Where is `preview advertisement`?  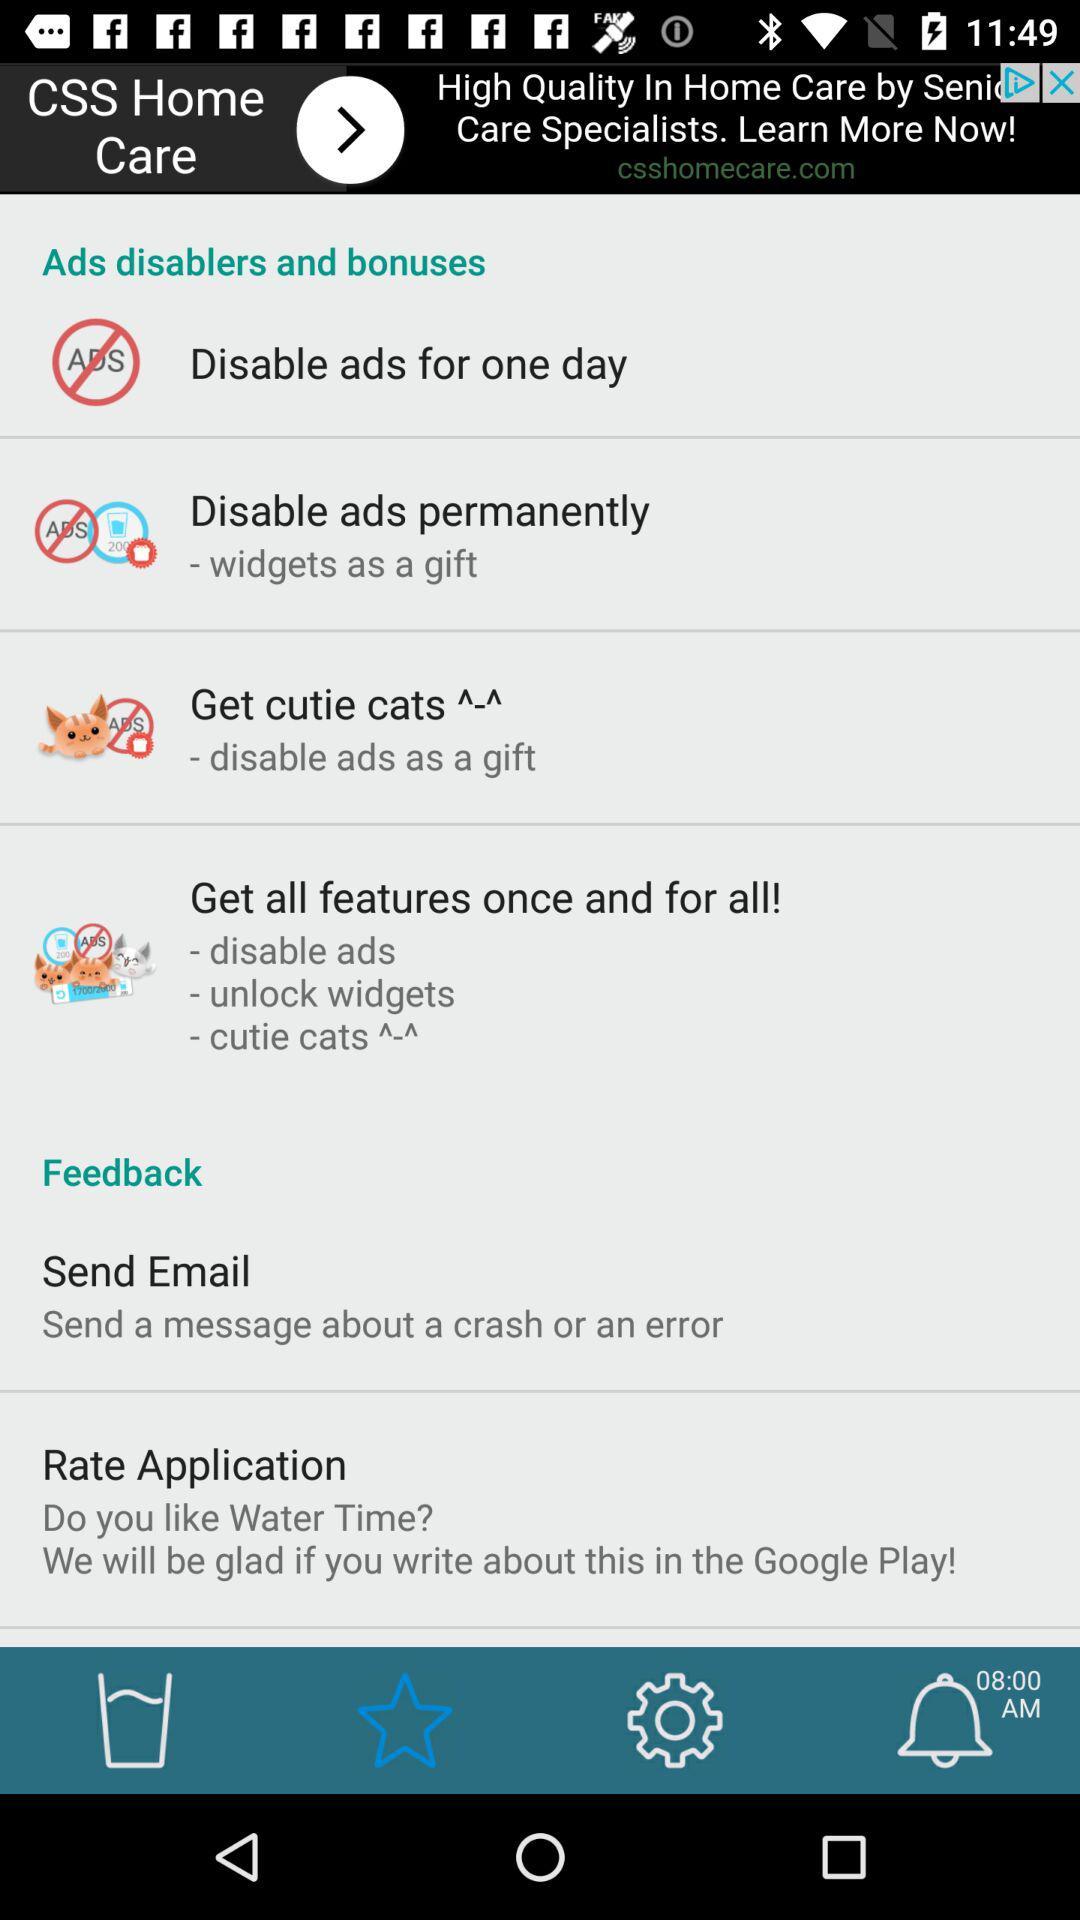 preview advertisement is located at coordinates (540, 127).